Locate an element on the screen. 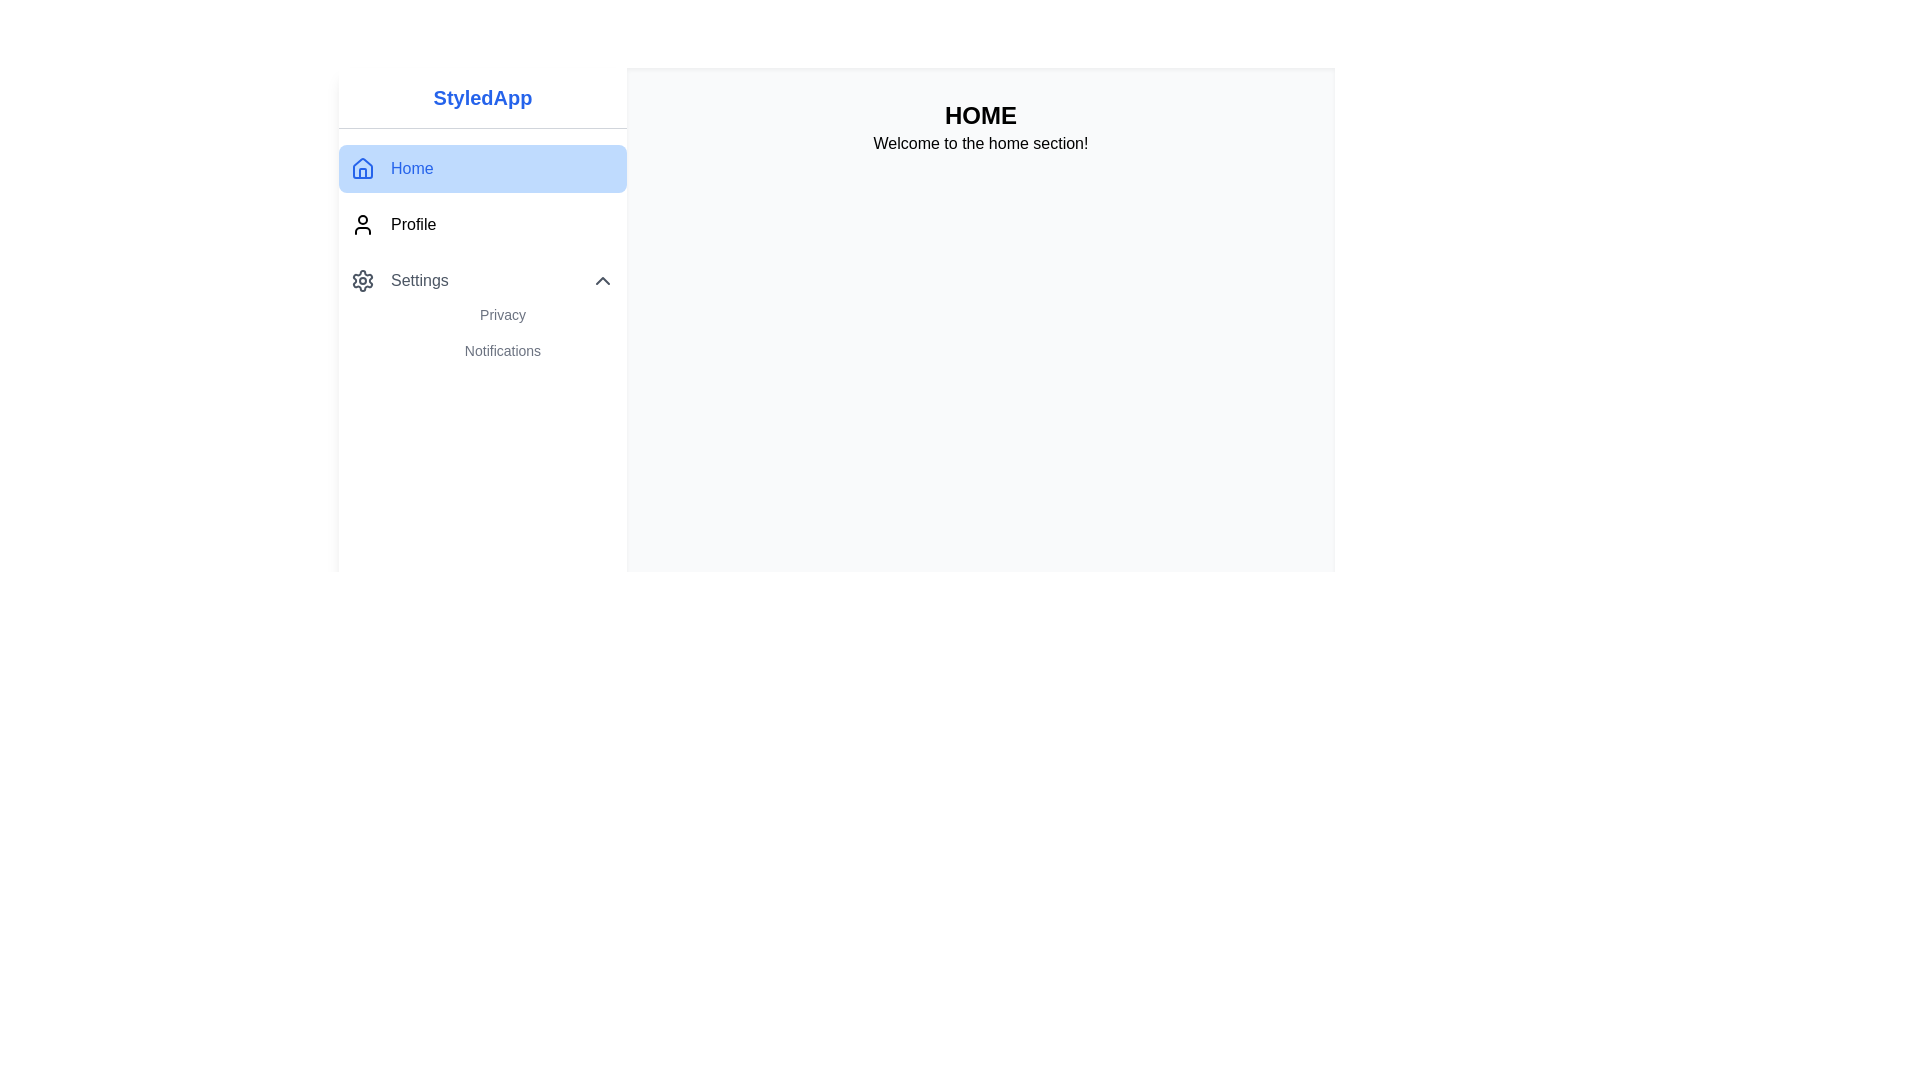 The image size is (1920, 1080). the navigation link for accessing the profile section, located in the sidebar menu, below the 'Home' item and above the 'Settings' item is located at coordinates (483, 224).